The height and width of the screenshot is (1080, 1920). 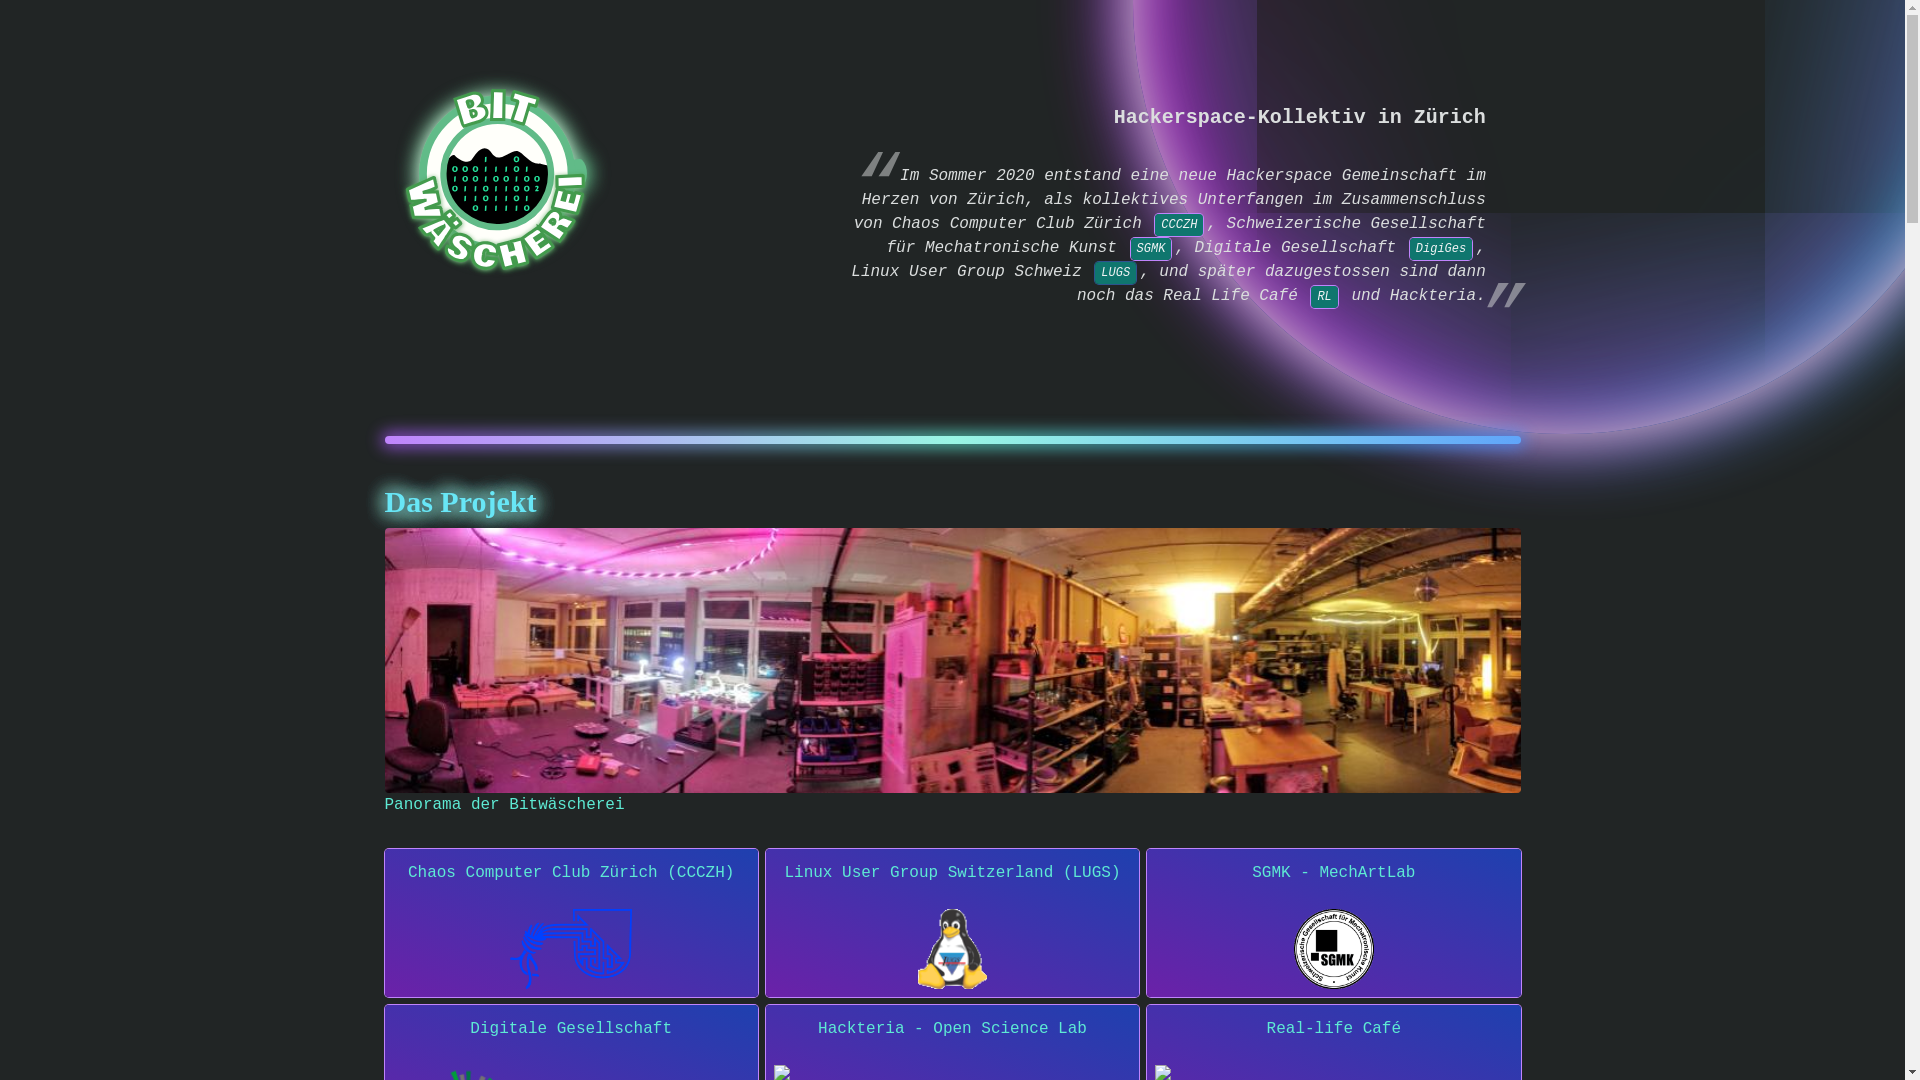 What do you see at coordinates (1333, 922) in the screenshot?
I see `'SGMK - MechArtLab'` at bounding box center [1333, 922].